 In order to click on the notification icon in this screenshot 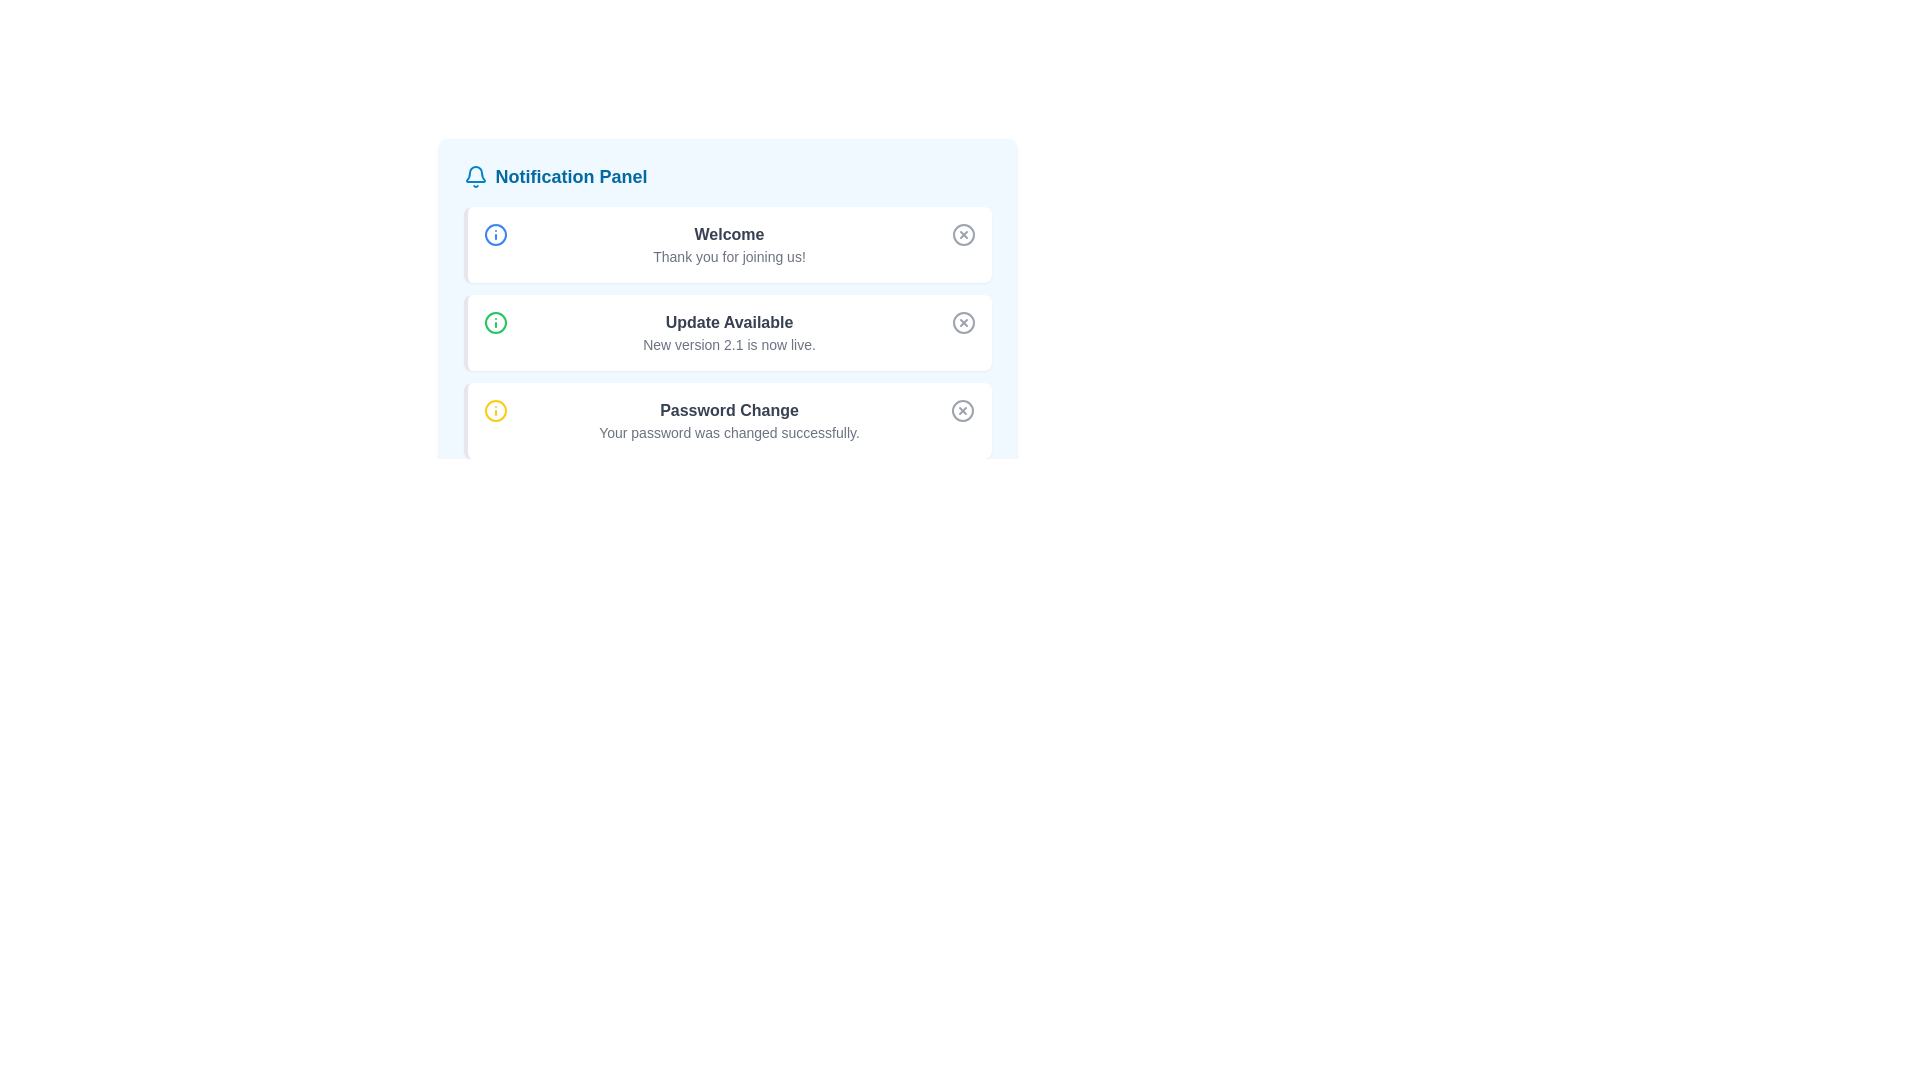, I will do `click(474, 172)`.